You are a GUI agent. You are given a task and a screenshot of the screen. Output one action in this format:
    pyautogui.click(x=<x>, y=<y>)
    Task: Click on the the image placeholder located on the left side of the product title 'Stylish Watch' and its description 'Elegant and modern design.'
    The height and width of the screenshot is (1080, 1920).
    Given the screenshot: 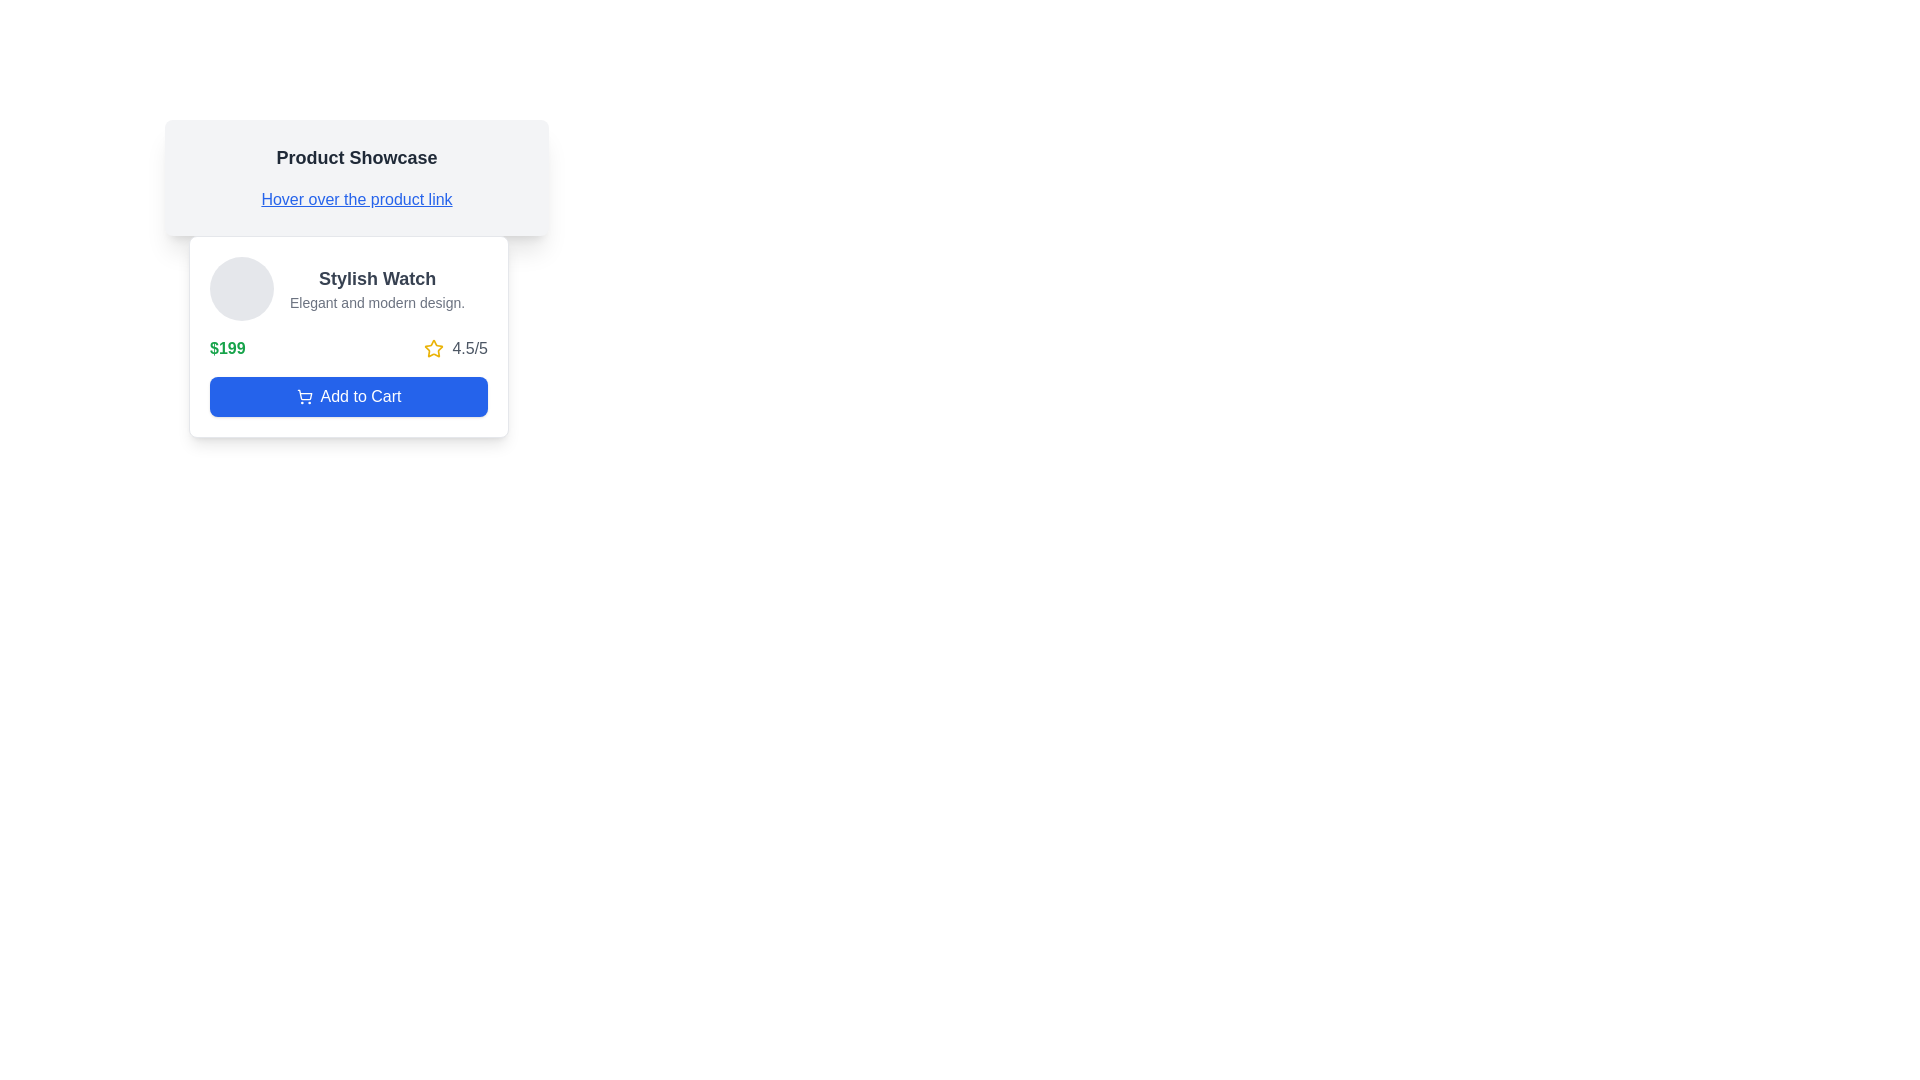 What is the action you would take?
    pyautogui.click(x=240, y=289)
    